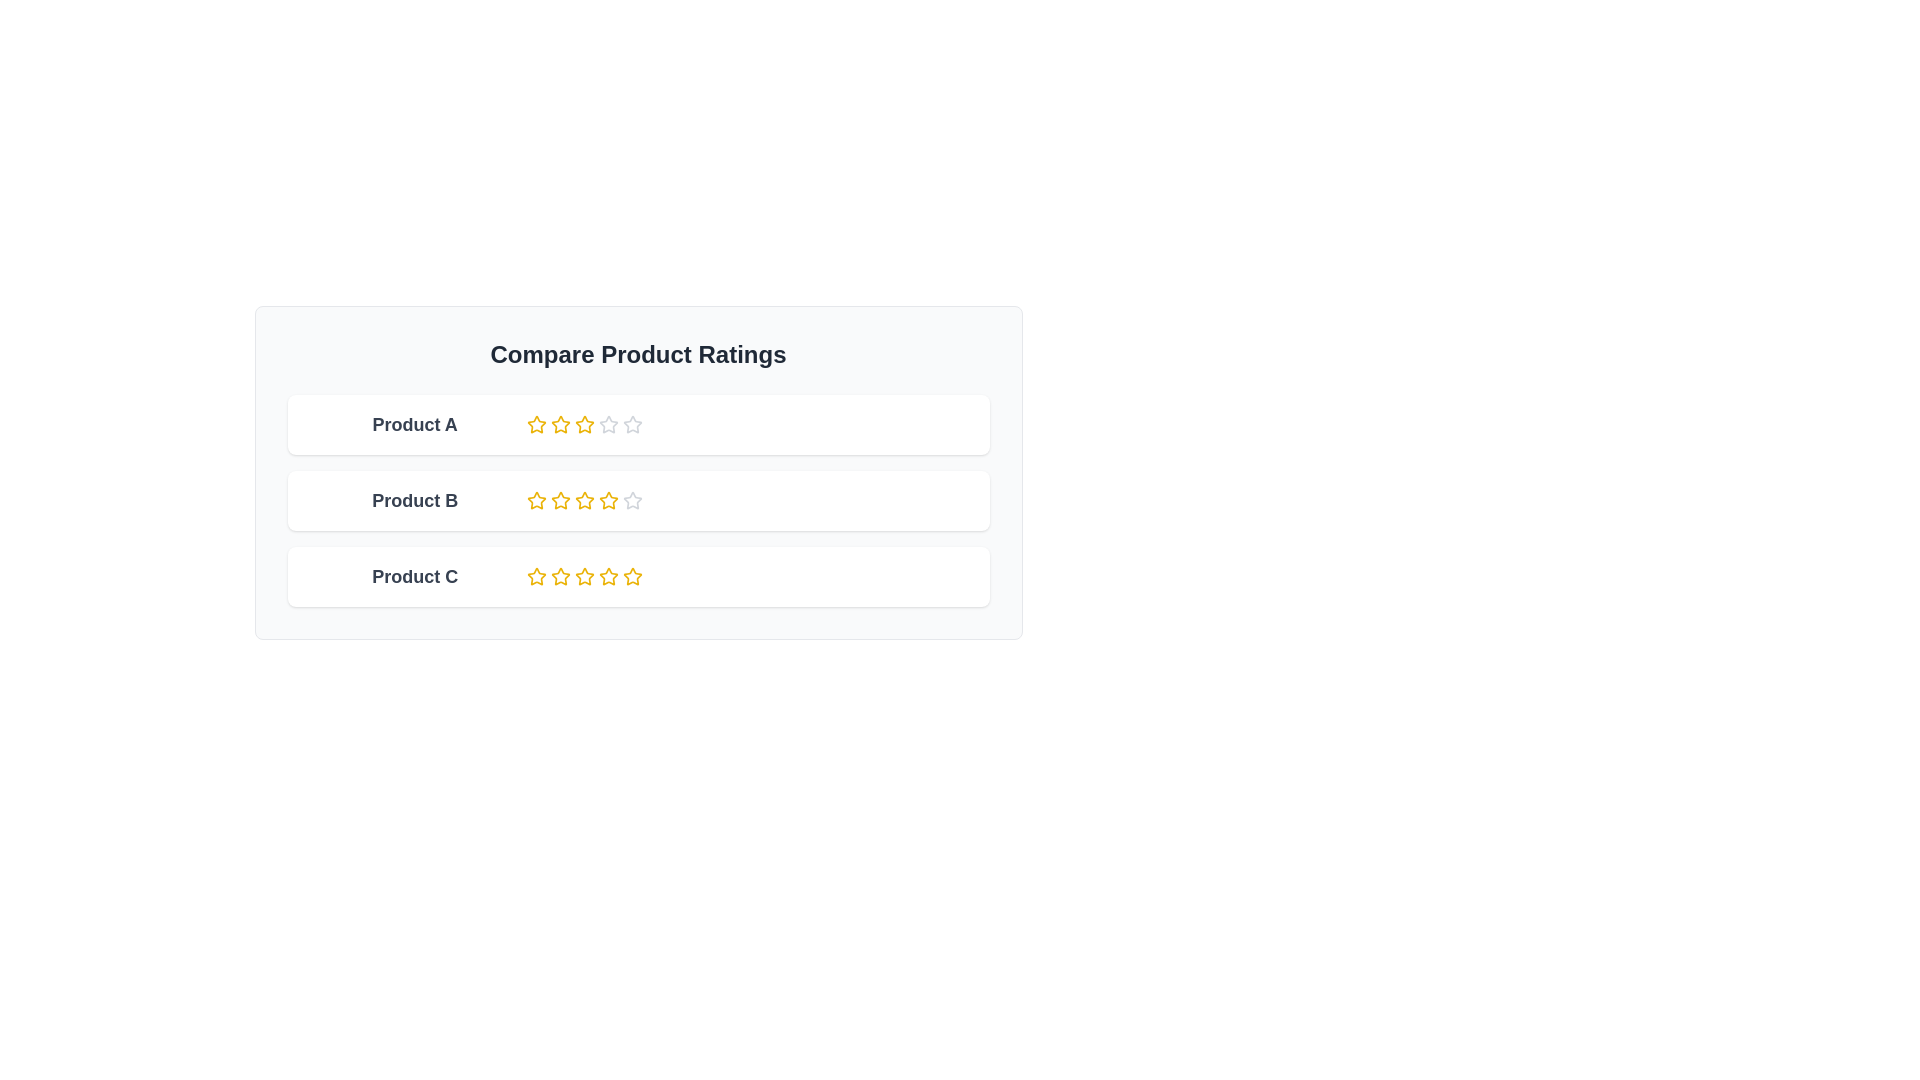  What do you see at coordinates (536, 577) in the screenshot?
I see `the first star icon in the rating row for 'Product C', which is located in the third row of the product list` at bounding box center [536, 577].